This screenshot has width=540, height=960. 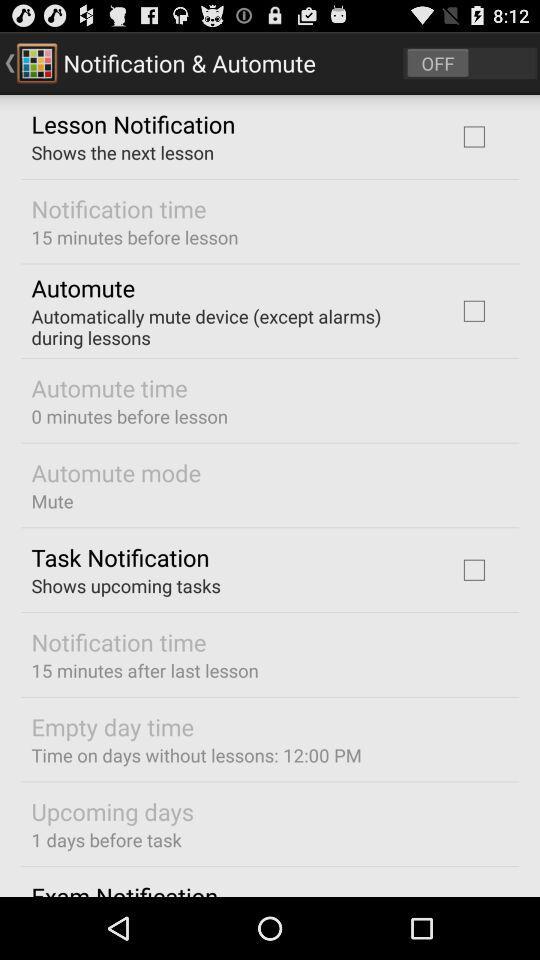 I want to click on time on days app, so click(x=196, y=754).